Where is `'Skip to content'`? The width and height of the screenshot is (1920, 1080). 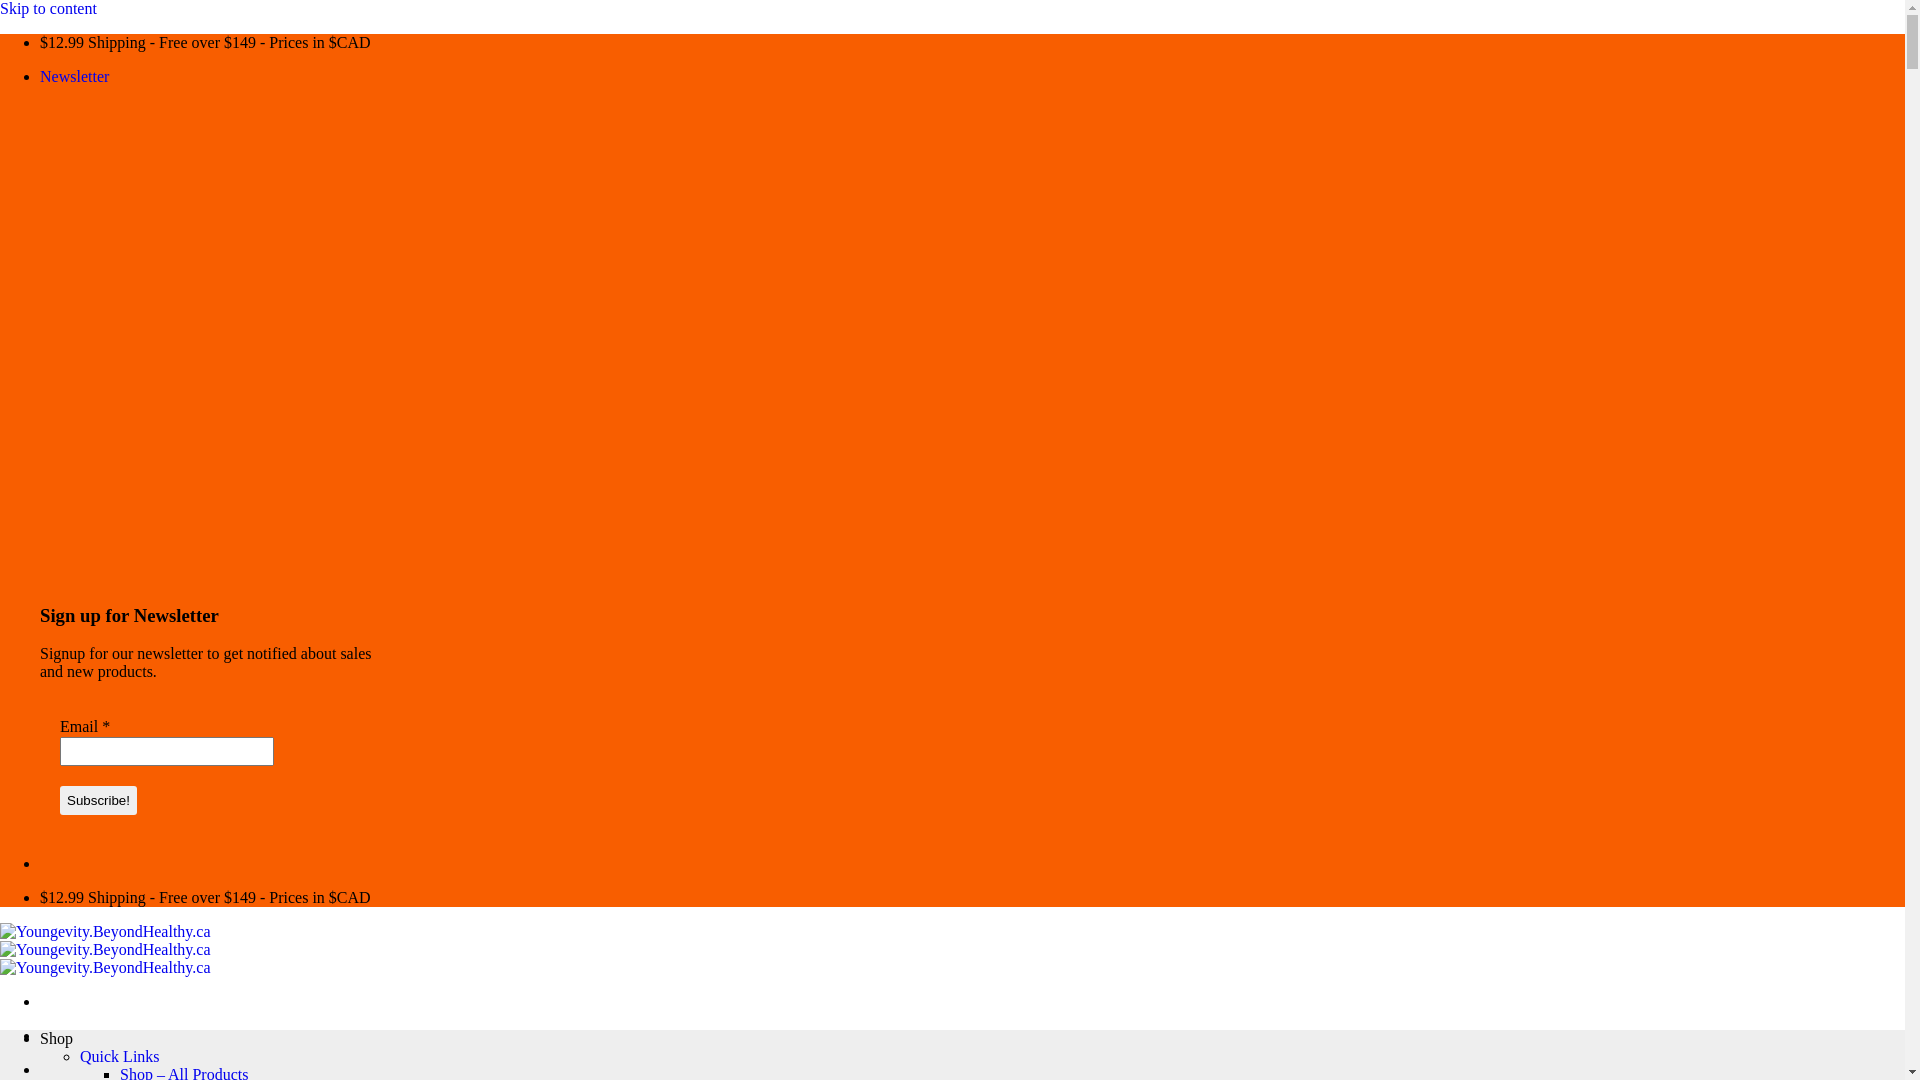 'Skip to content' is located at coordinates (48, 8).